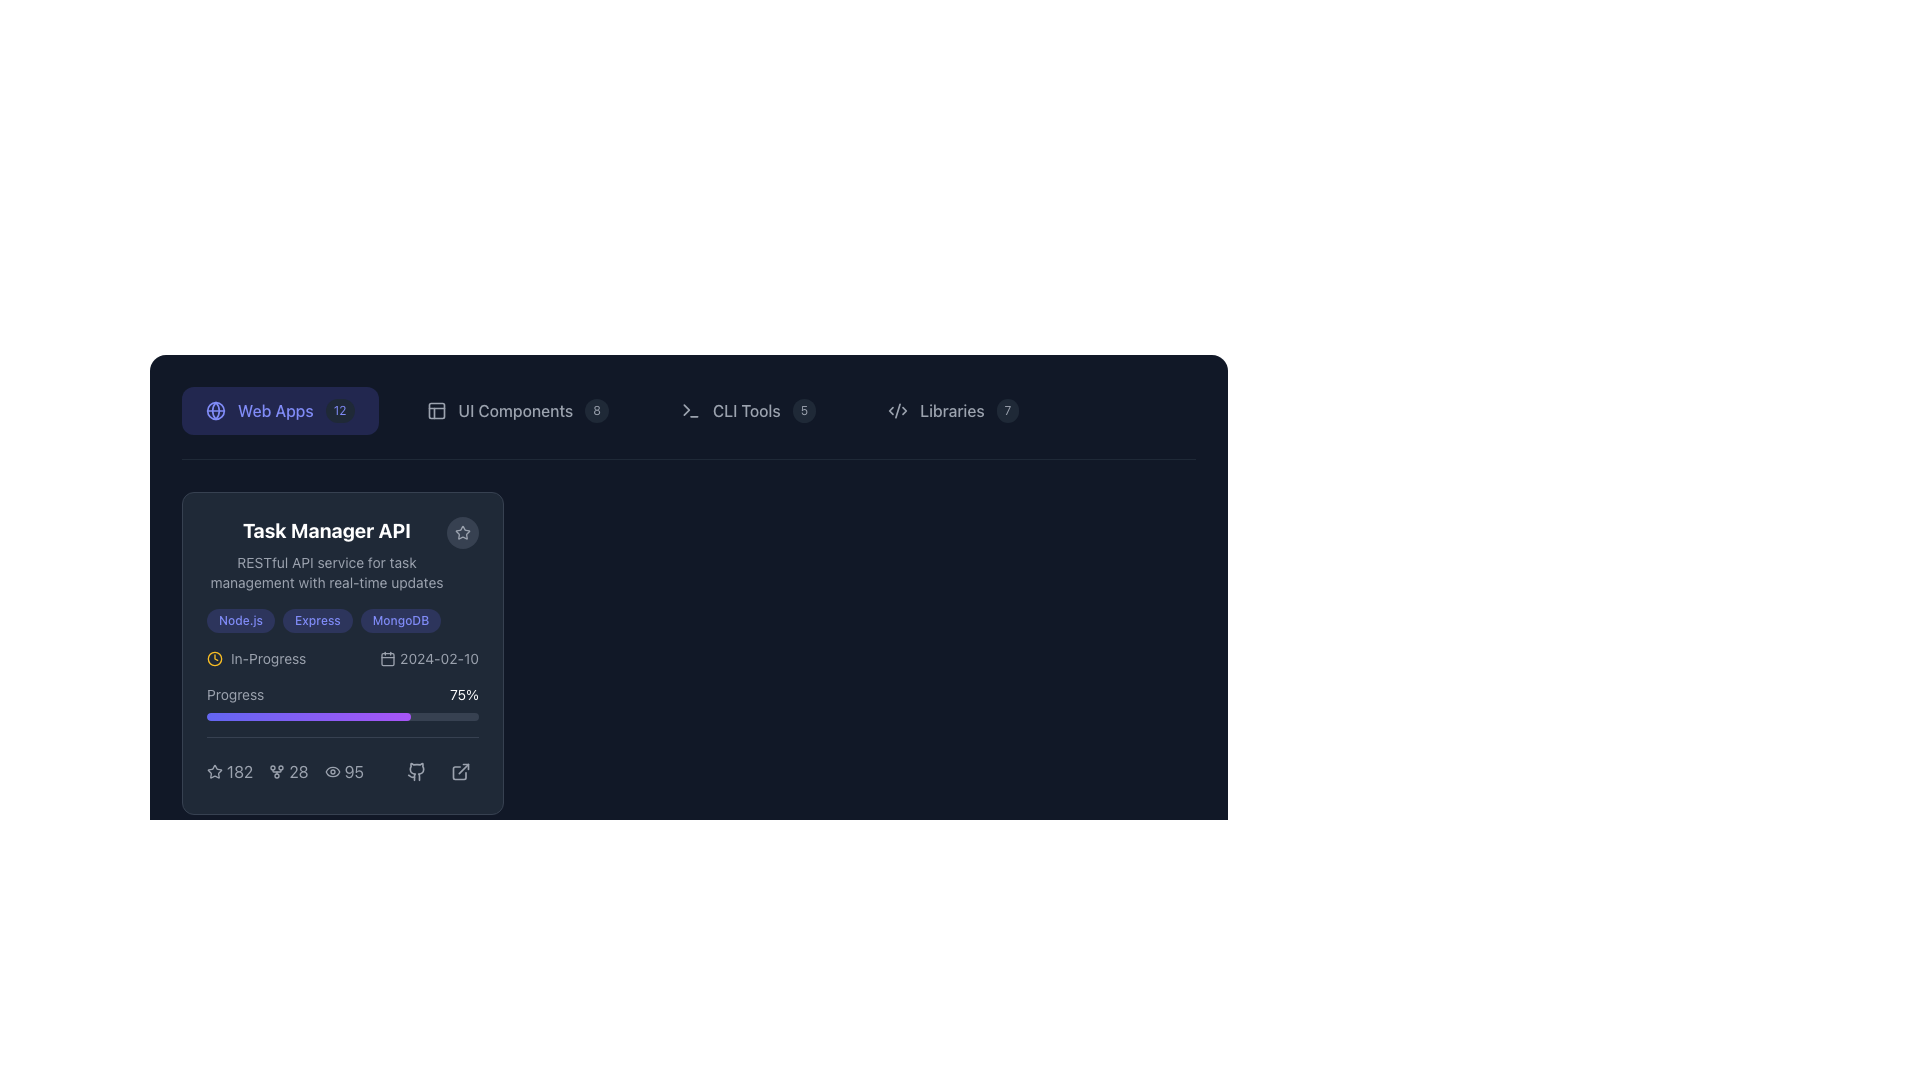  What do you see at coordinates (596, 410) in the screenshot?
I see `the badge component displaying the number '8', which indicates a count or status associated with the 'UI Components' section` at bounding box center [596, 410].